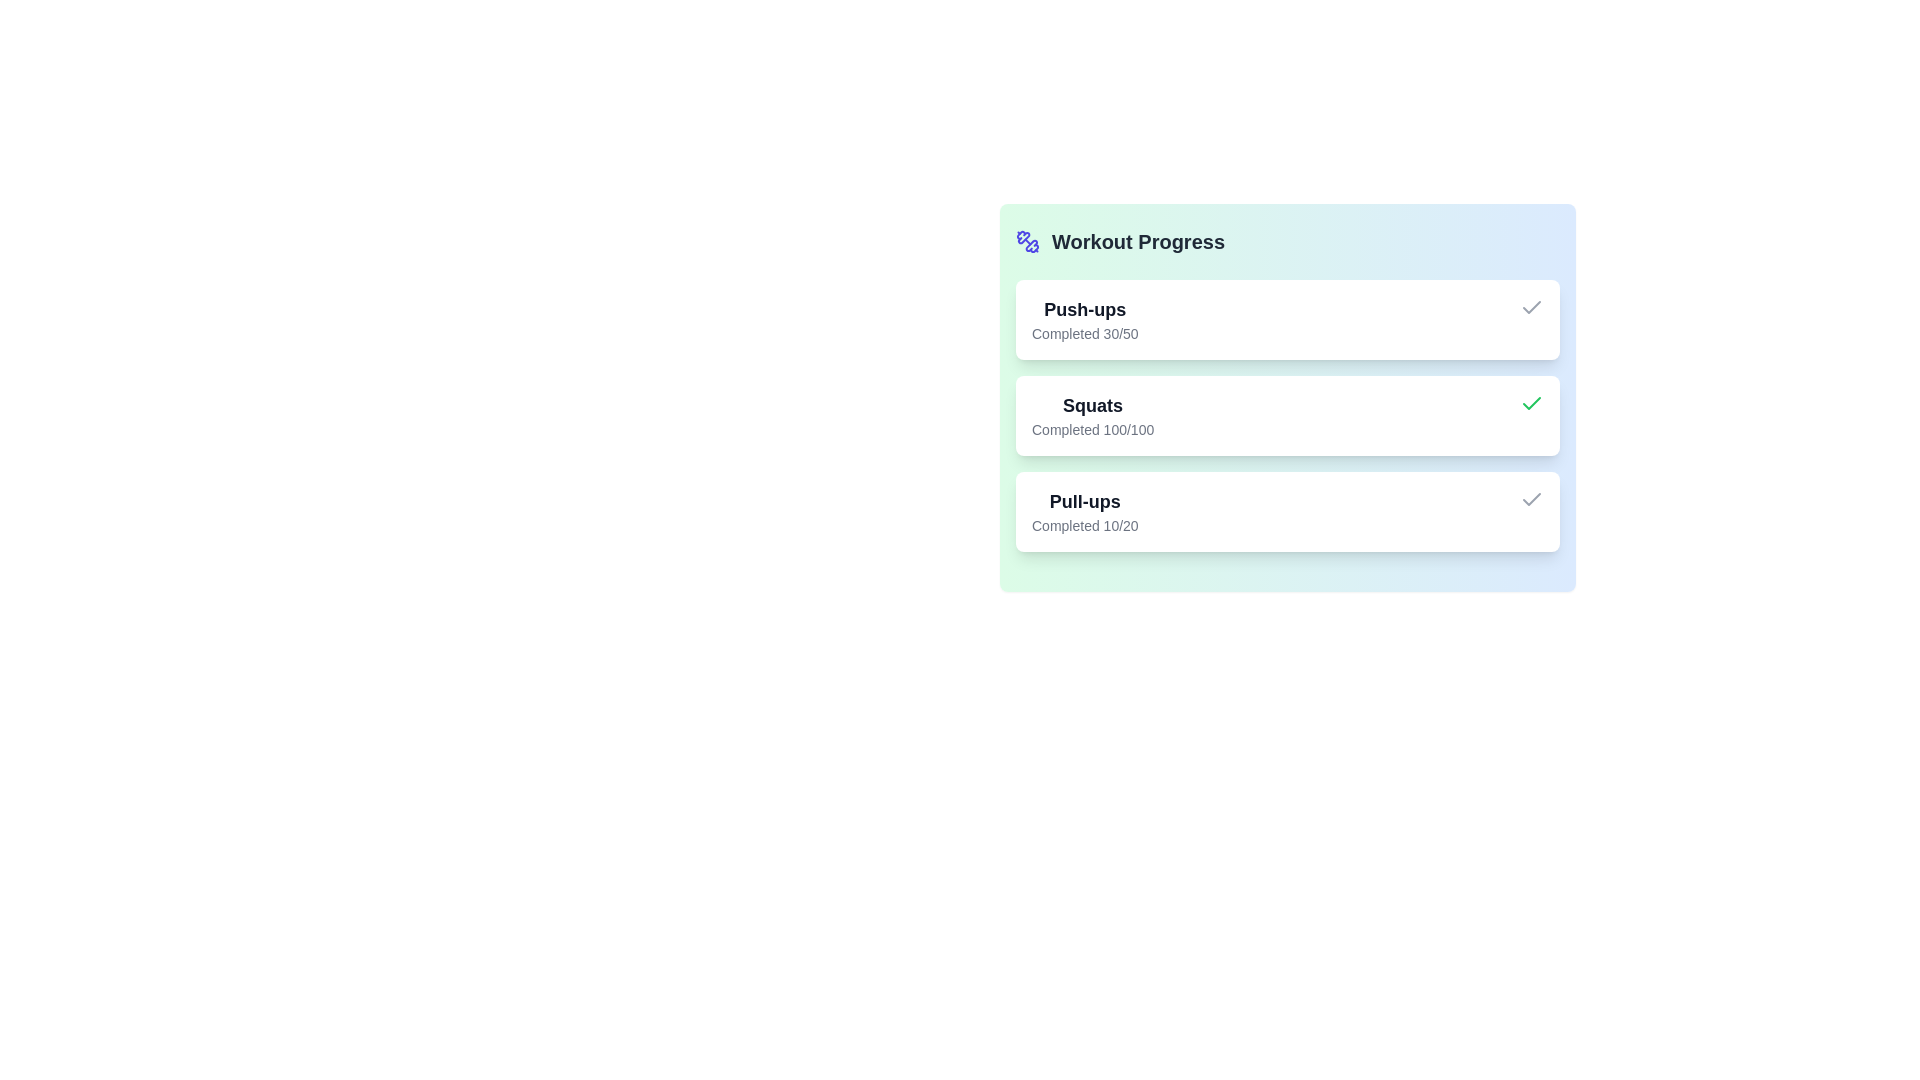 The height and width of the screenshot is (1080, 1920). I want to click on the details of the checkmark icon indicating the completed state for the 'Push-ups' task located in the first card of the 'Push-ups Completed 30/50' list, so click(1530, 308).